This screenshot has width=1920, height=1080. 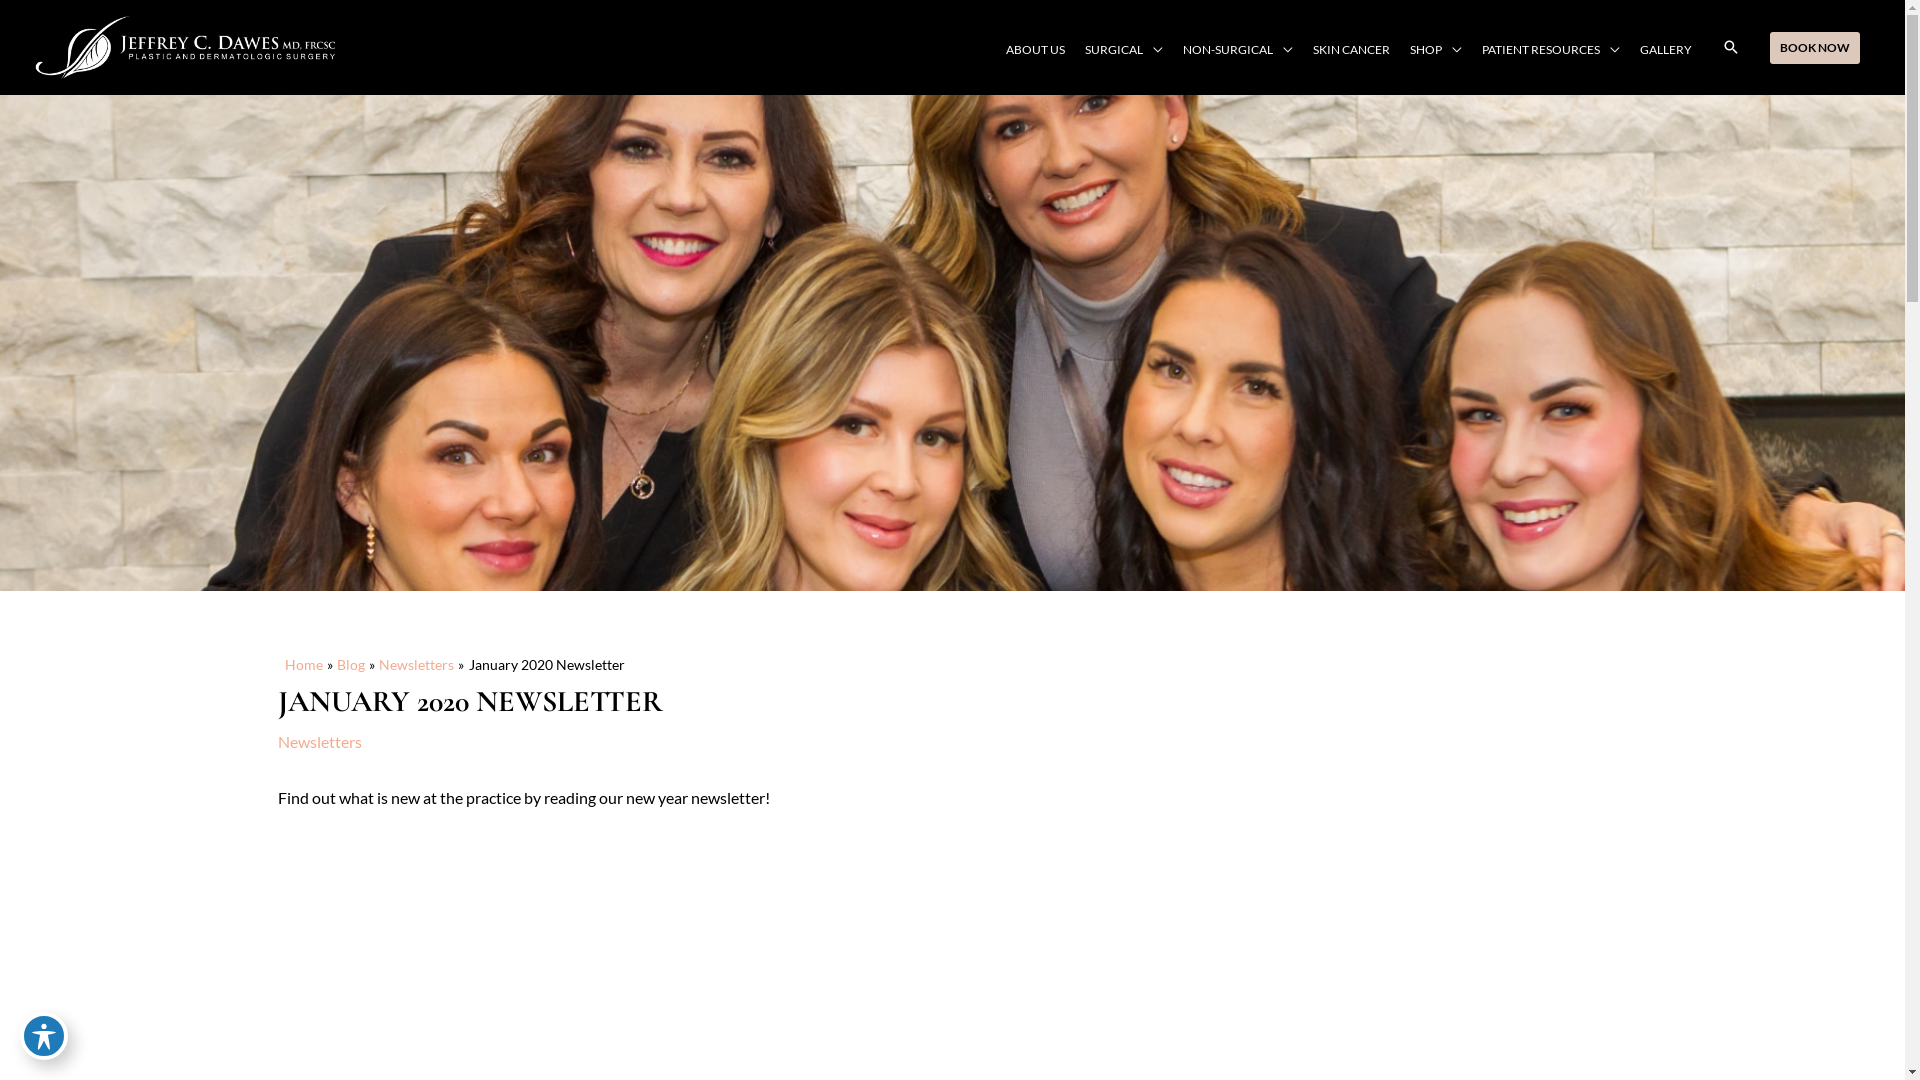 I want to click on 'SHOP', so click(x=1434, y=49).